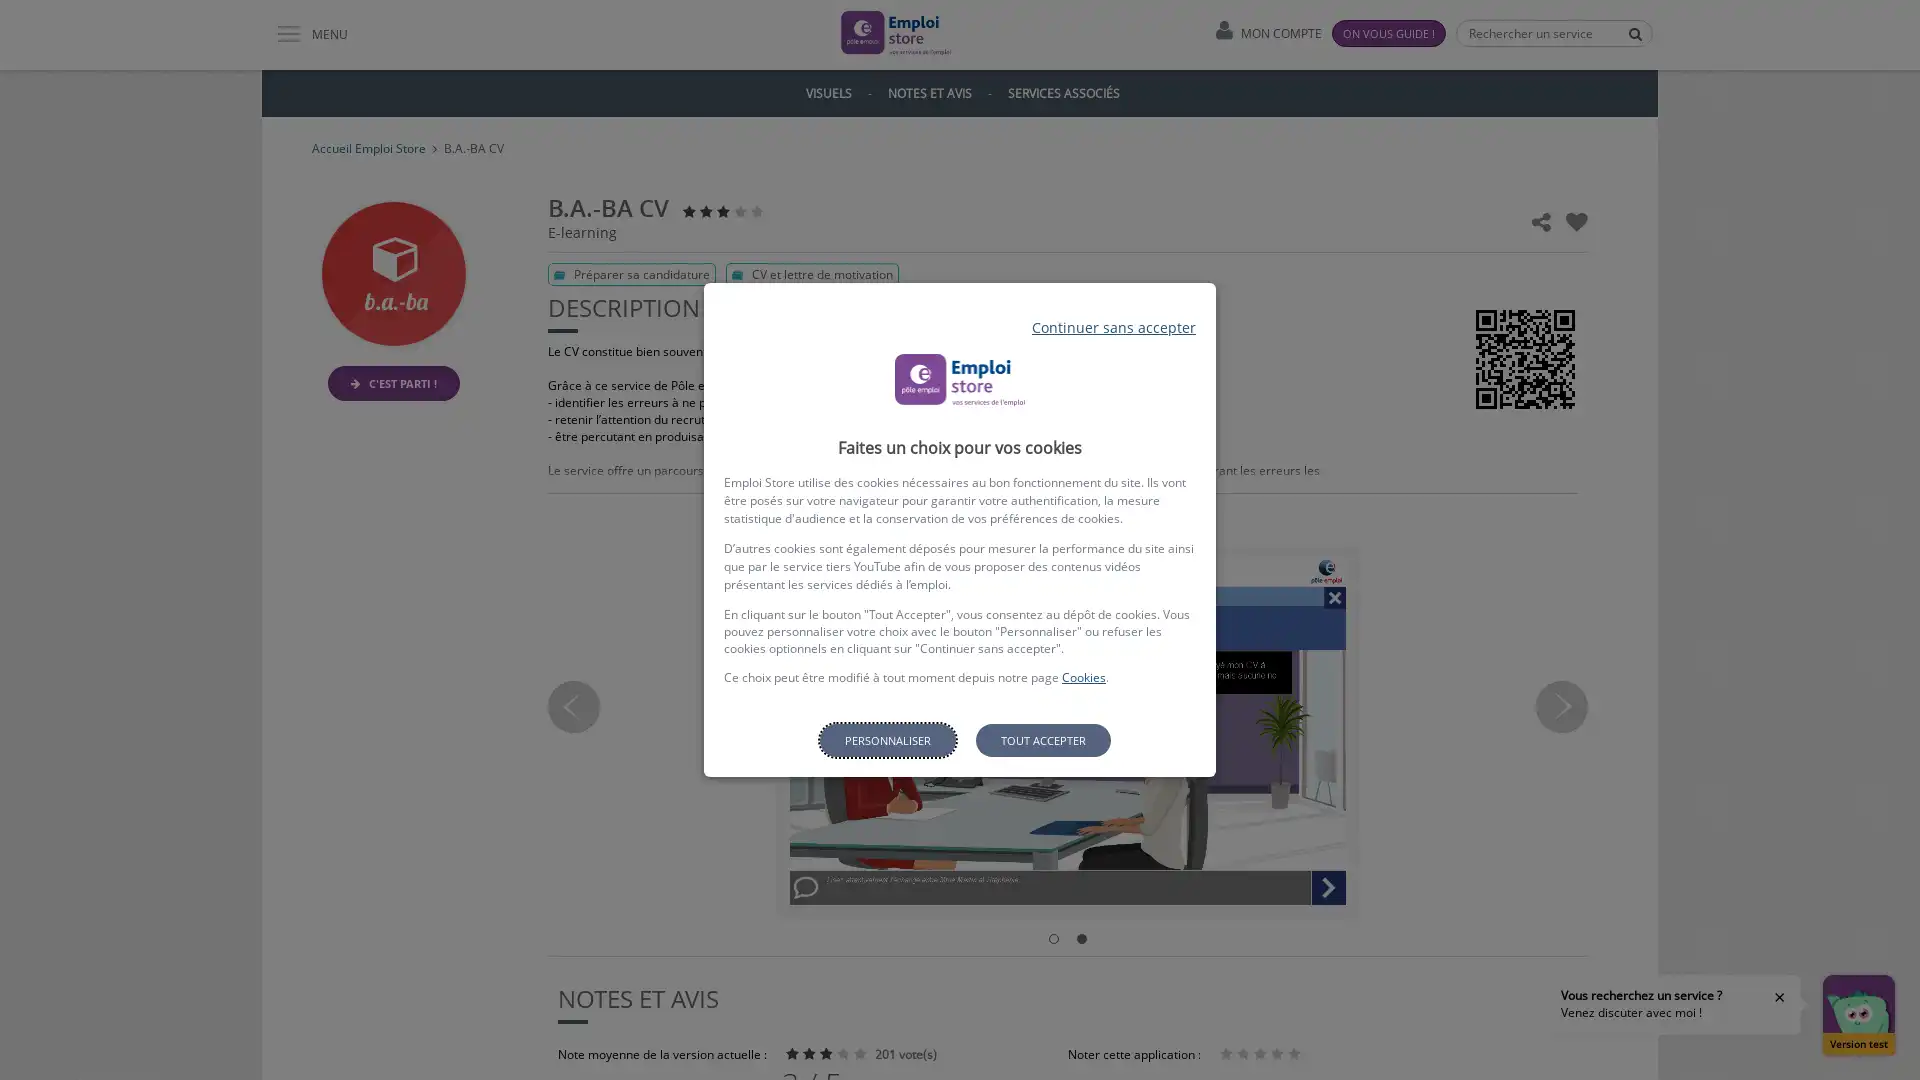 Image resolution: width=1920 pixels, height=1080 pixels. What do you see at coordinates (886, 740) in the screenshot?
I see `Personnaliser les parametres de confidentialite` at bounding box center [886, 740].